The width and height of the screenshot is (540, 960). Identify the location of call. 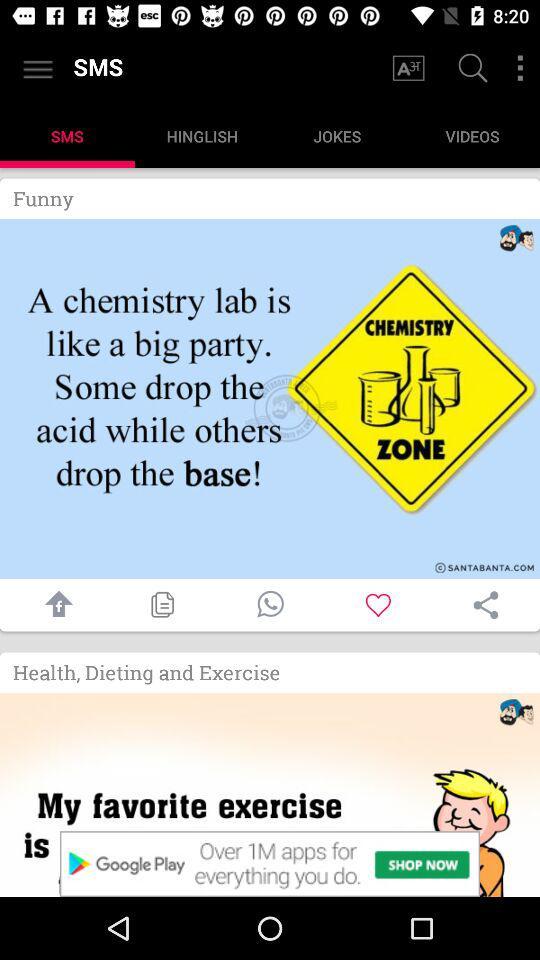
(270, 604).